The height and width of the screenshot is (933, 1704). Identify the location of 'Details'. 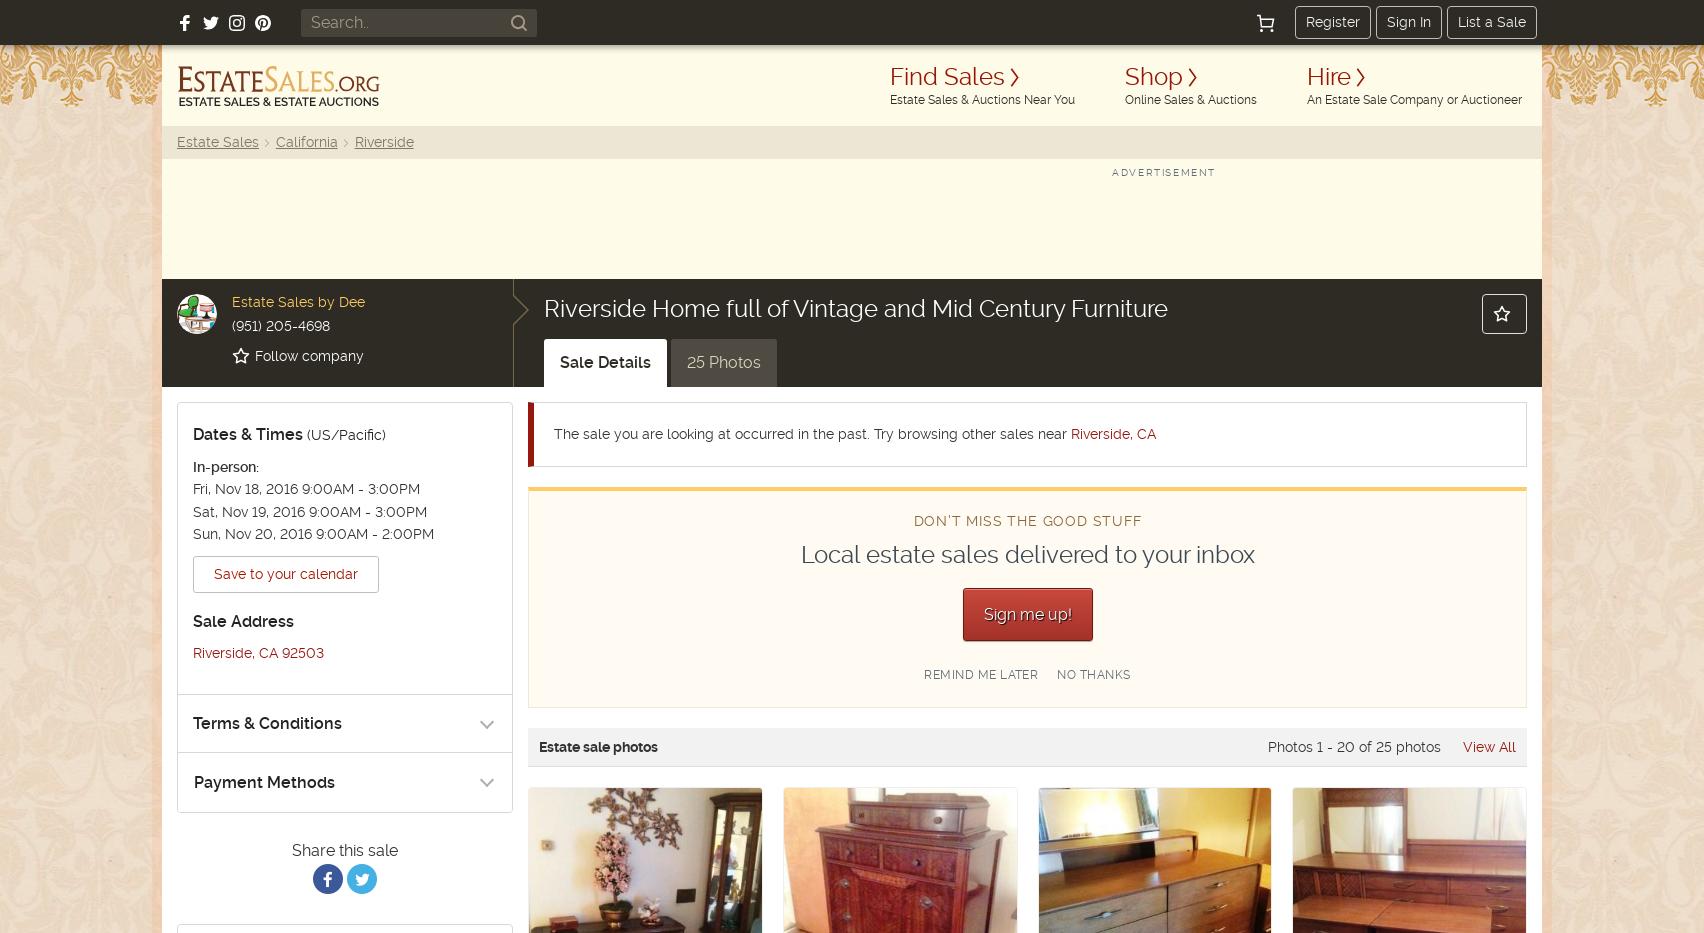
(597, 361).